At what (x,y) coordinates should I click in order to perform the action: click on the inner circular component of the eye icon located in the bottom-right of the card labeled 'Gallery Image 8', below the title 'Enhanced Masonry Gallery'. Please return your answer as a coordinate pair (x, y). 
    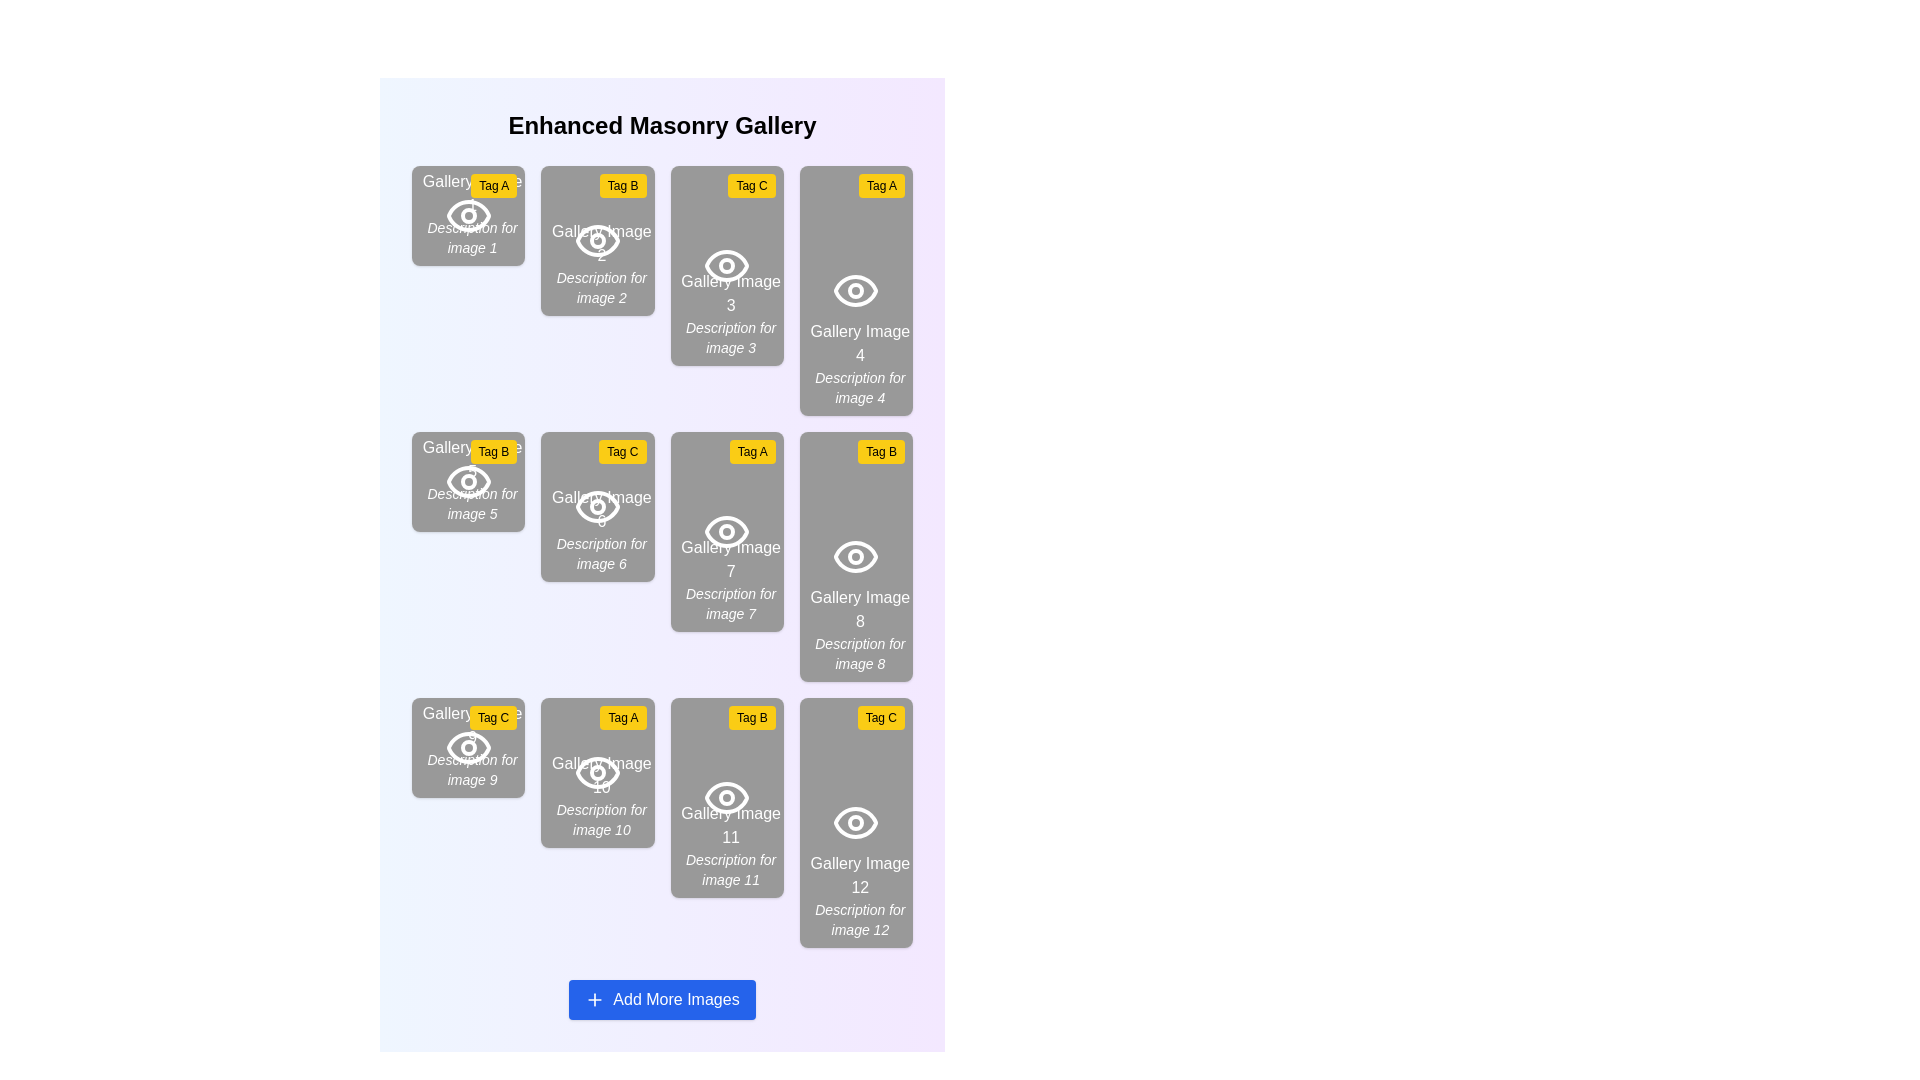
    Looking at the image, I should click on (856, 556).